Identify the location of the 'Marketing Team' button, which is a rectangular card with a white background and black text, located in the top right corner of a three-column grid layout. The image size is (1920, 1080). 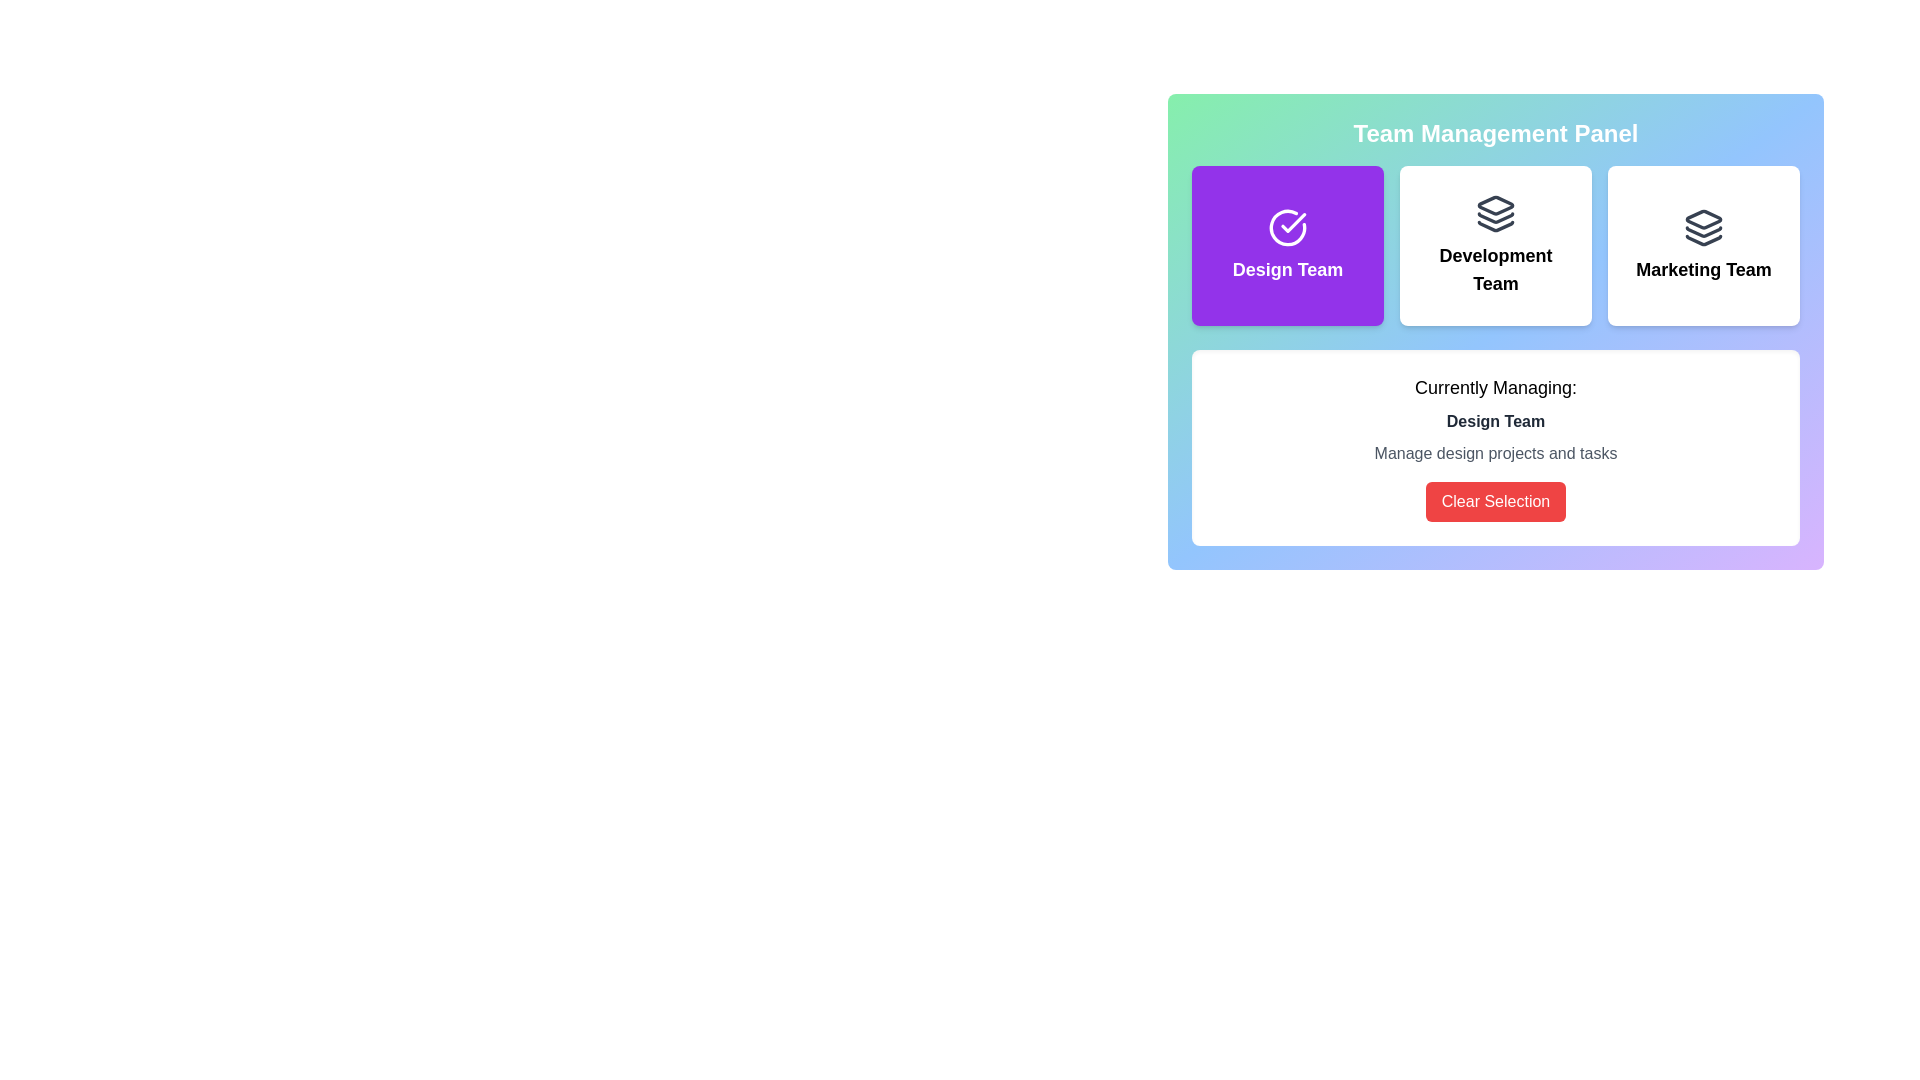
(1703, 245).